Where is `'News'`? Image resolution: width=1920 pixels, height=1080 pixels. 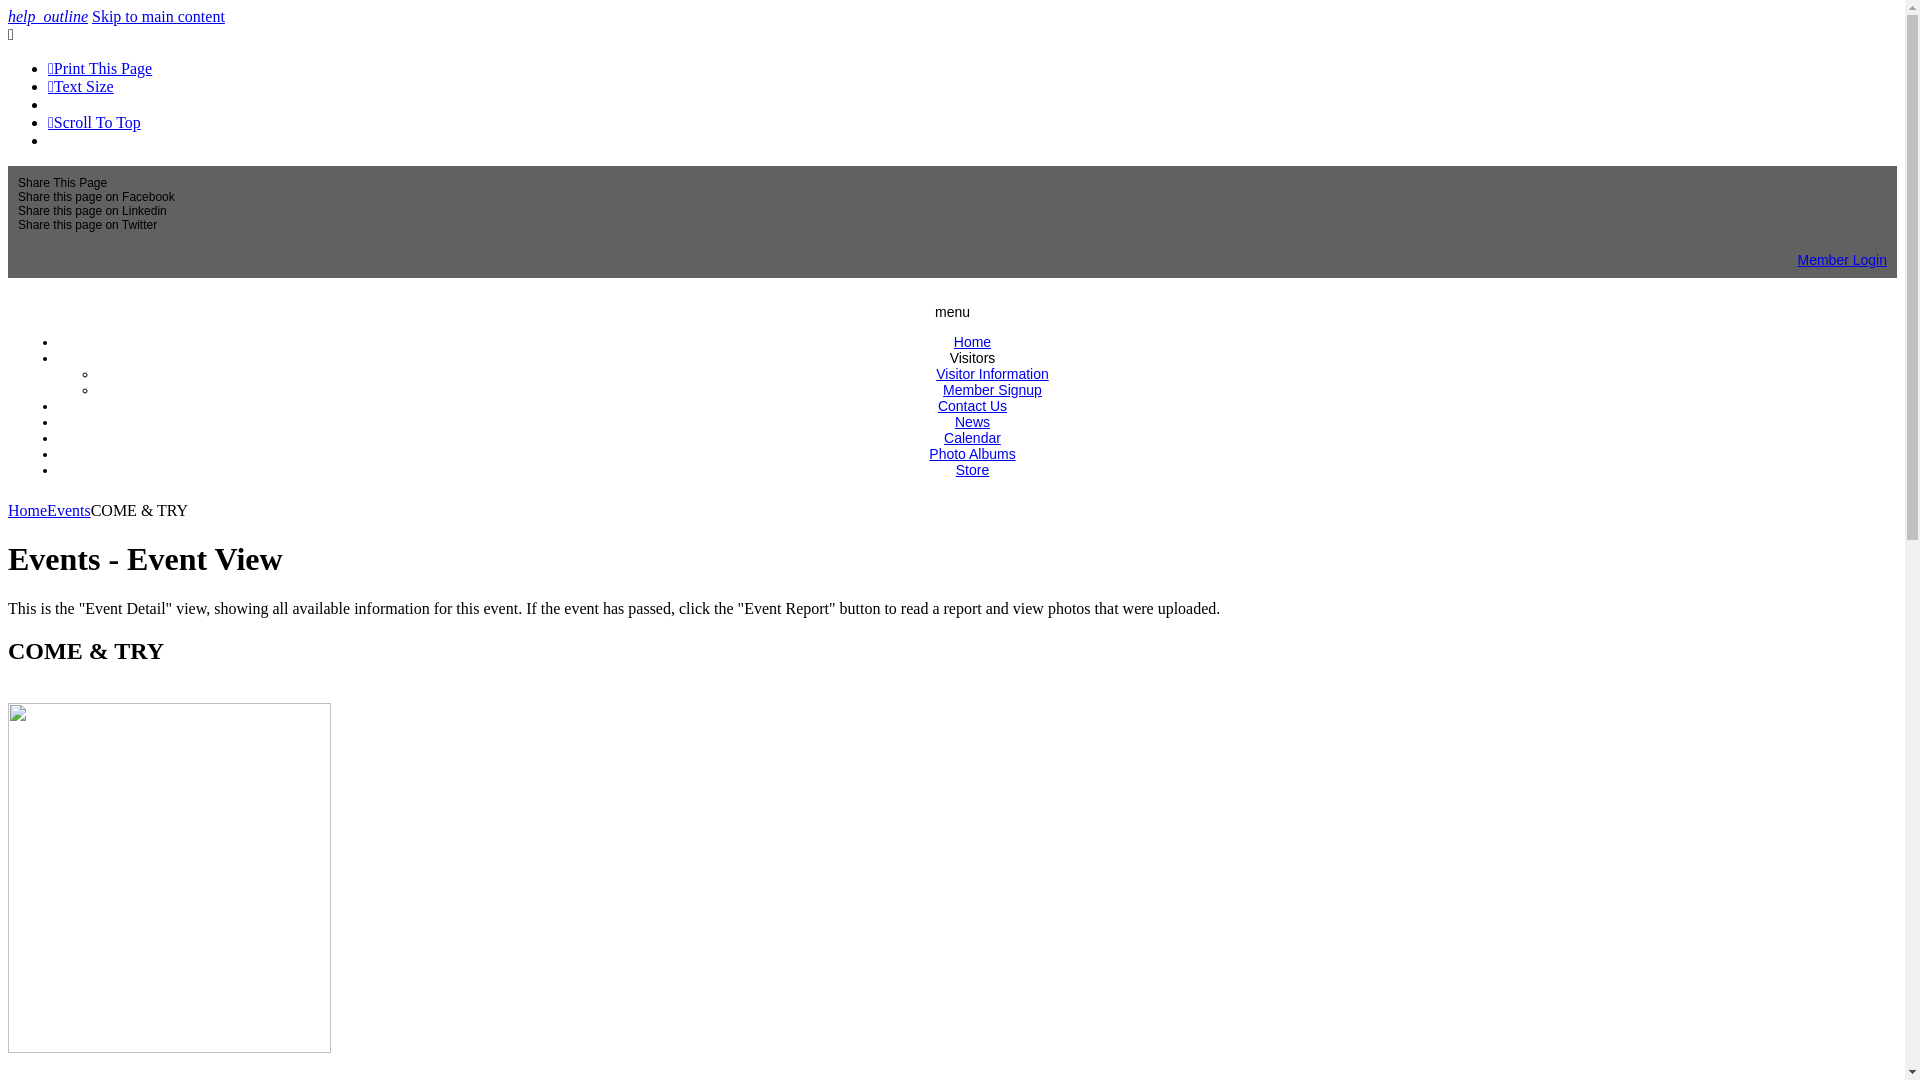 'News' is located at coordinates (972, 420).